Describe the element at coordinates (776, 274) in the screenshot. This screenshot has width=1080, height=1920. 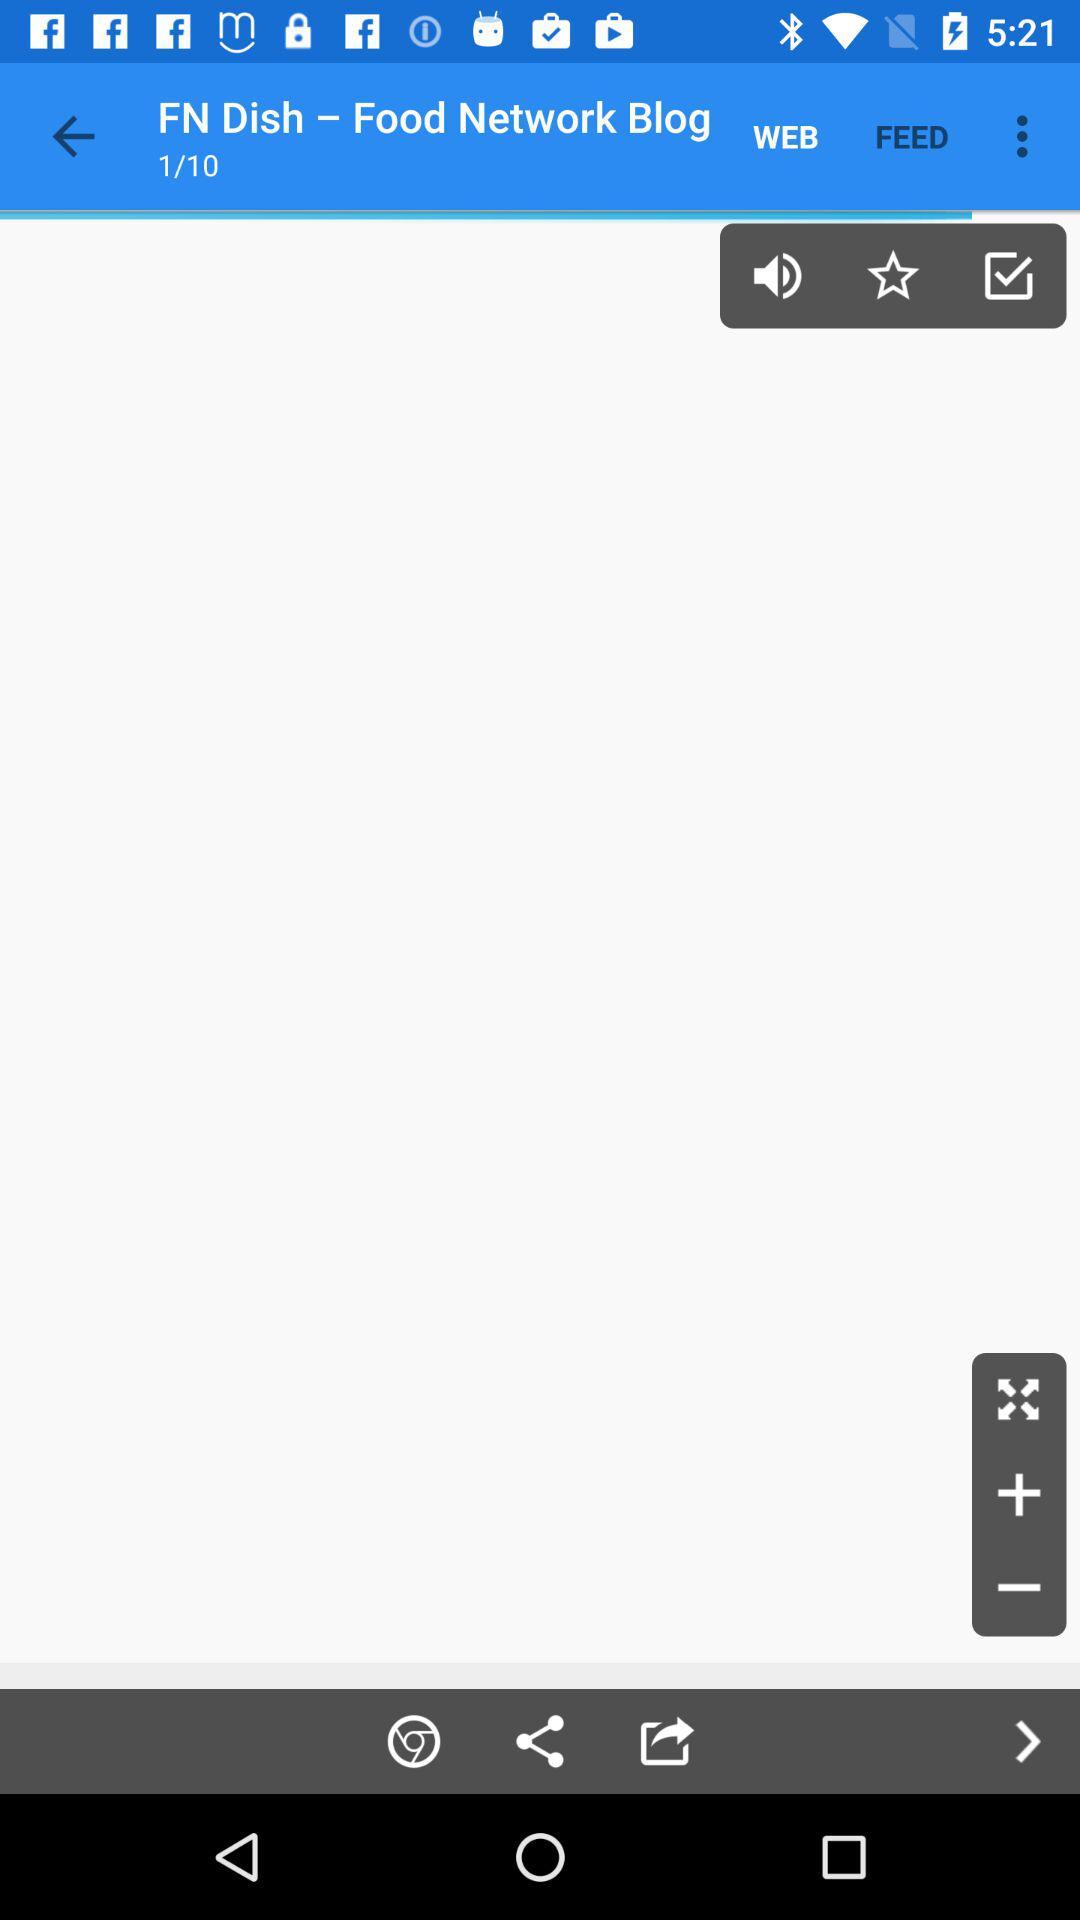
I see `volume button` at that location.